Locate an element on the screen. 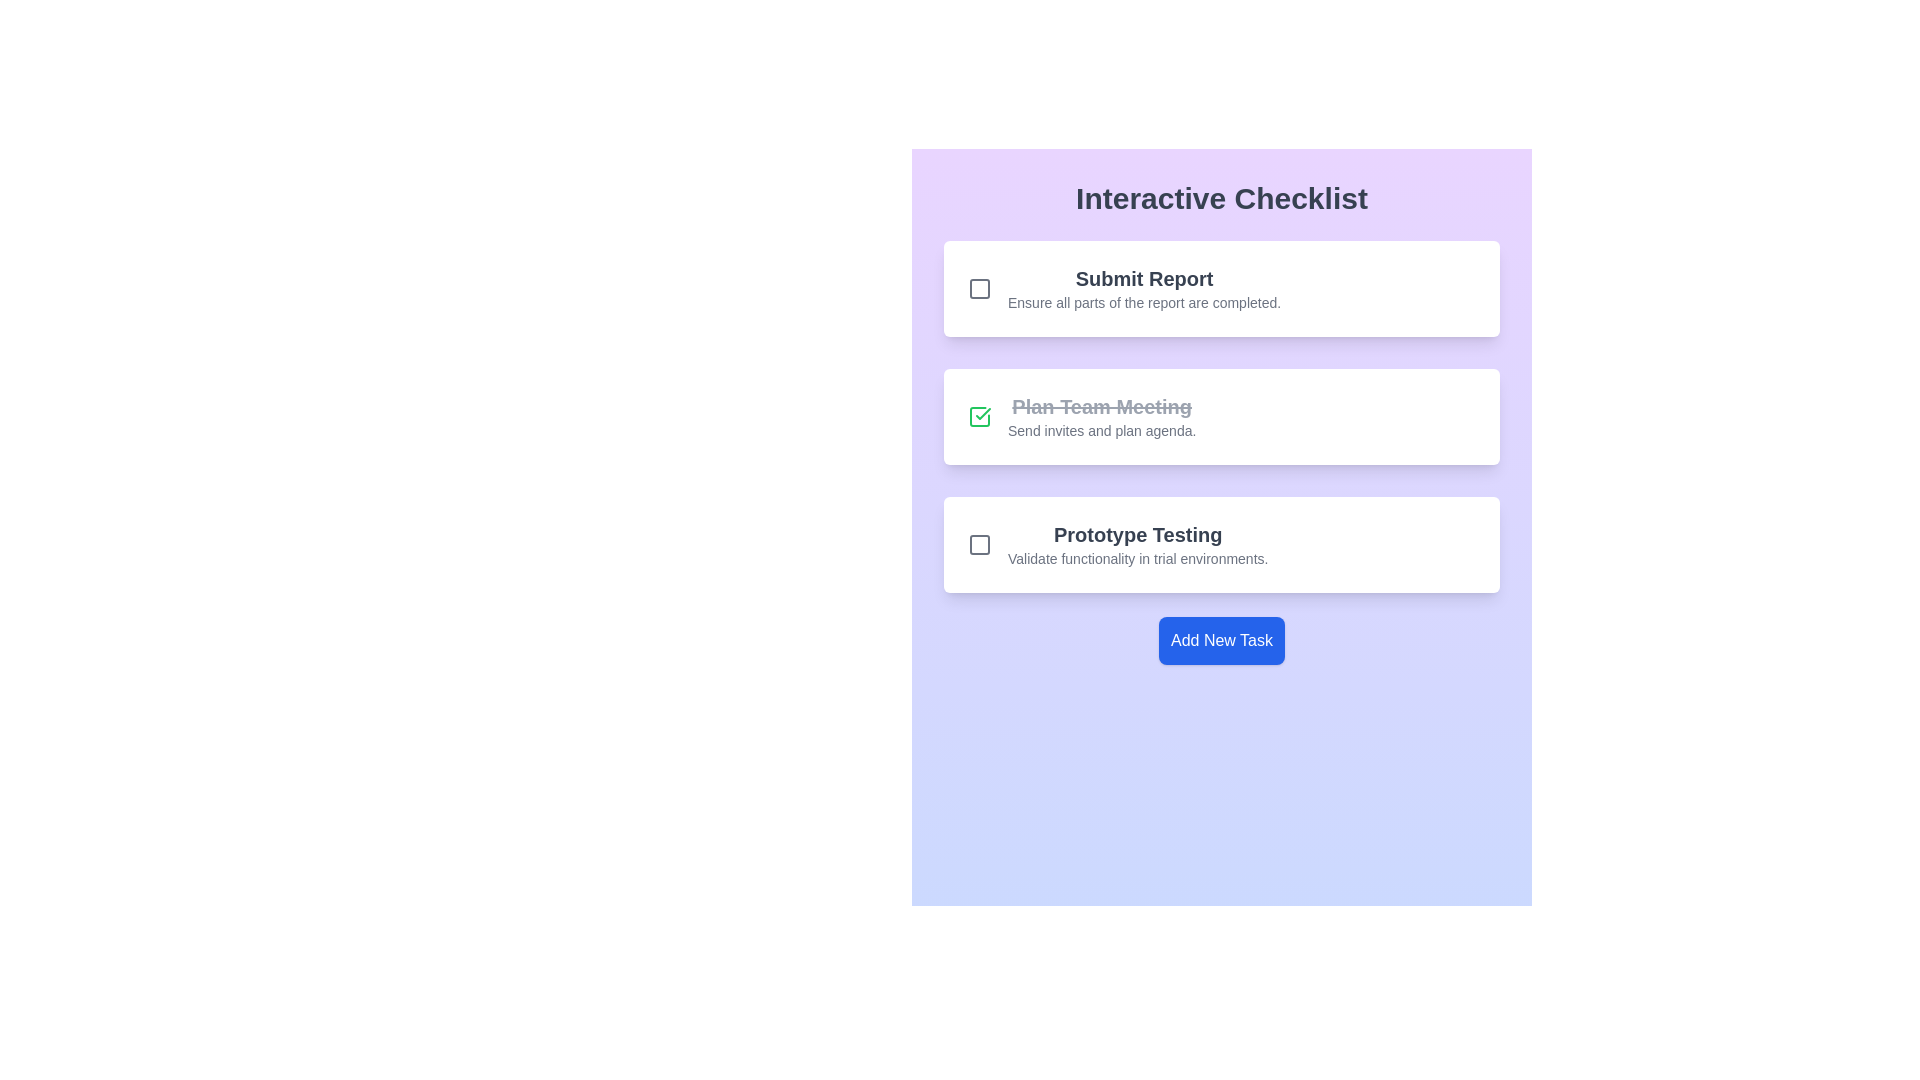 Image resolution: width=1920 pixels, height=1080 pixels. 'Add New Task' button to add a new task is located at coordinates (1221, 640).